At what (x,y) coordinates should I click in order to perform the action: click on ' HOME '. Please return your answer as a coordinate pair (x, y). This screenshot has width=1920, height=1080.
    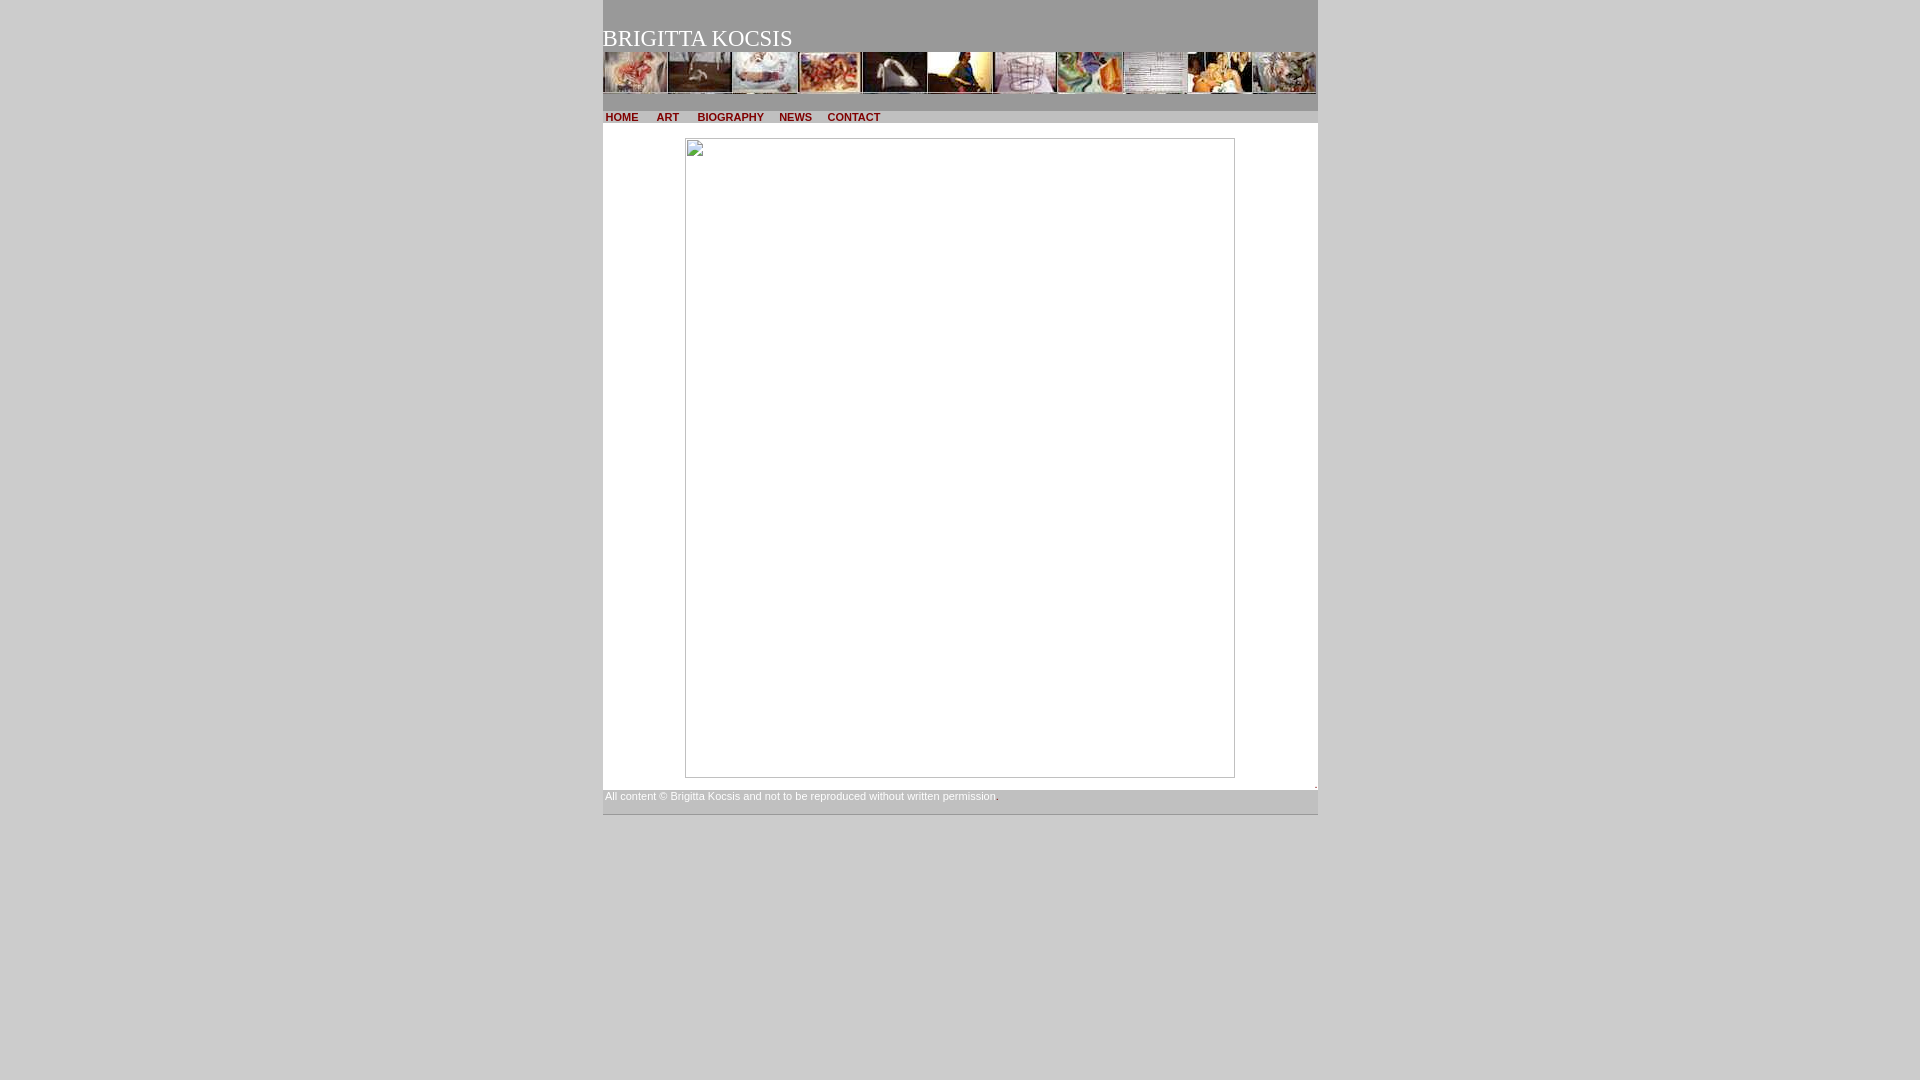
    Looking at the image, I should click on (620, 116).